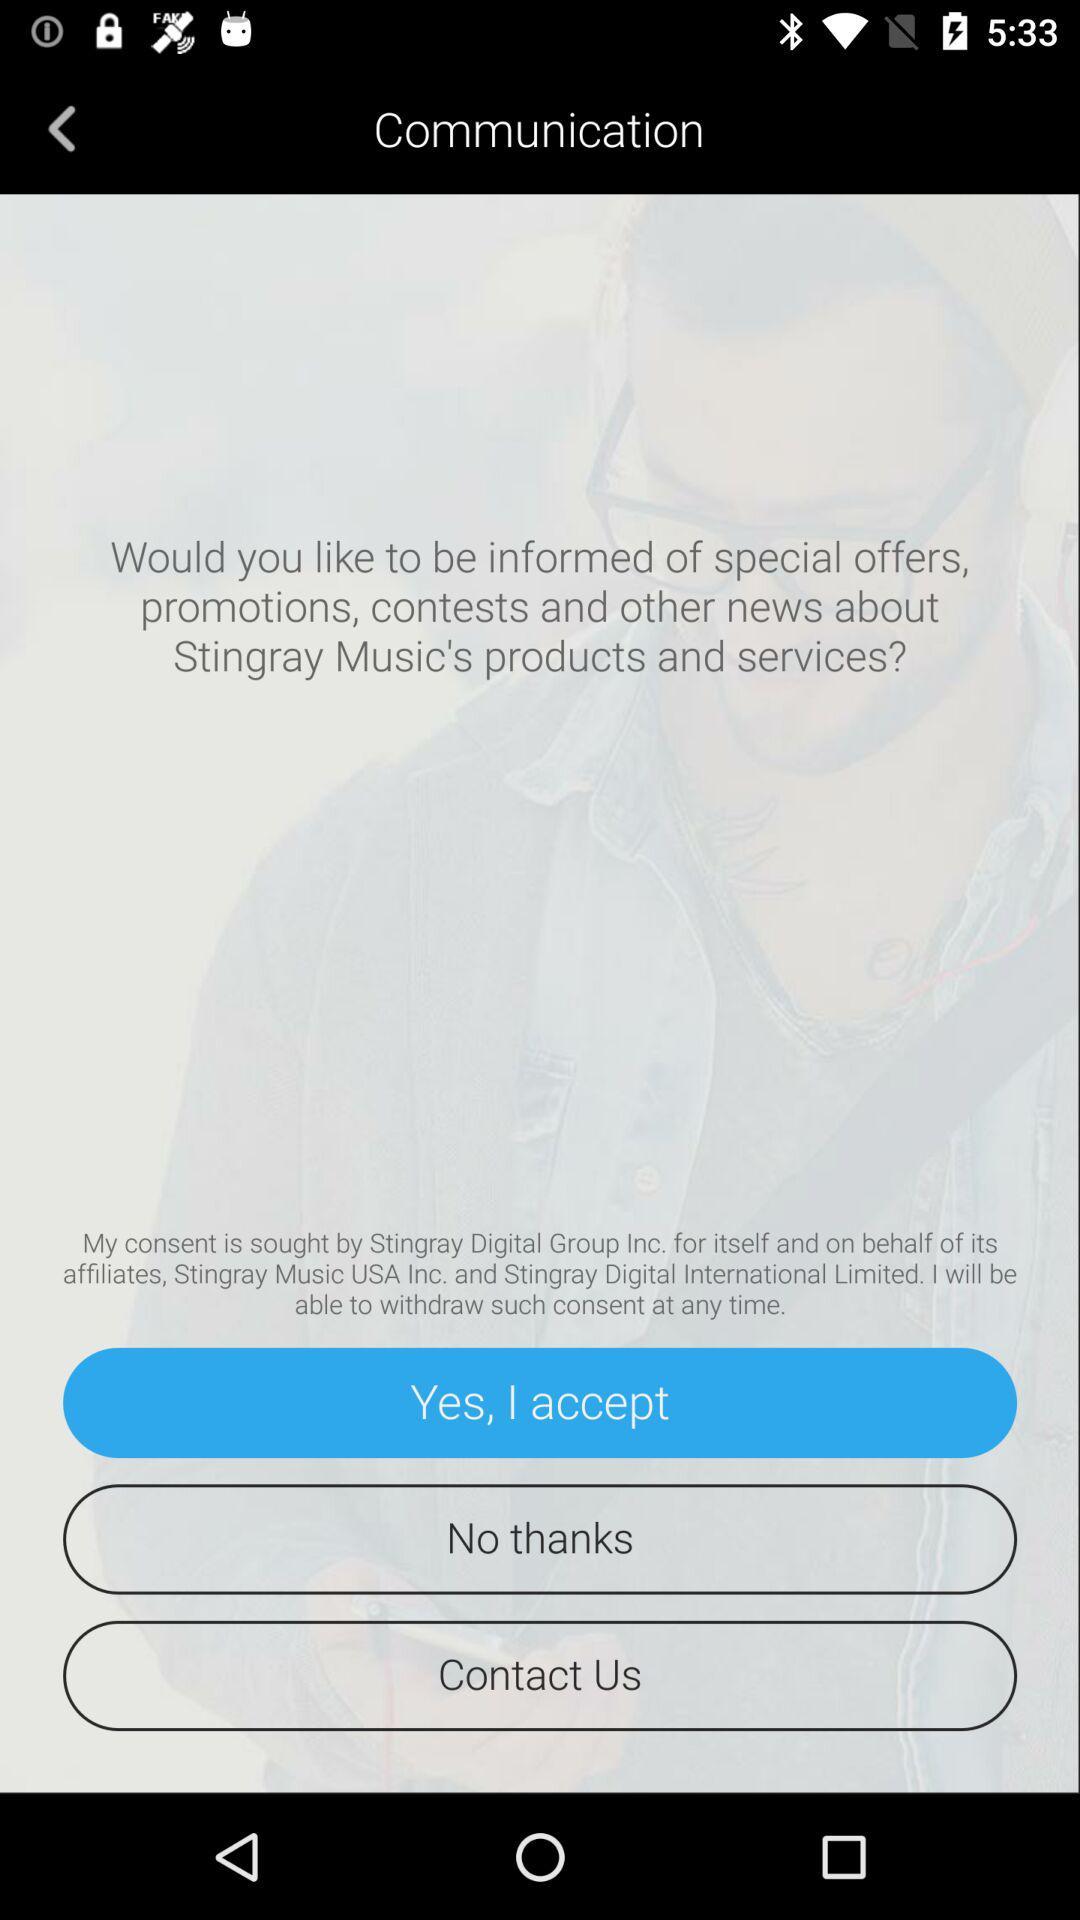 The height and width of the screenshot is (1920, 1080). I want to click on the item below my consent is item, so click(540, 1401).